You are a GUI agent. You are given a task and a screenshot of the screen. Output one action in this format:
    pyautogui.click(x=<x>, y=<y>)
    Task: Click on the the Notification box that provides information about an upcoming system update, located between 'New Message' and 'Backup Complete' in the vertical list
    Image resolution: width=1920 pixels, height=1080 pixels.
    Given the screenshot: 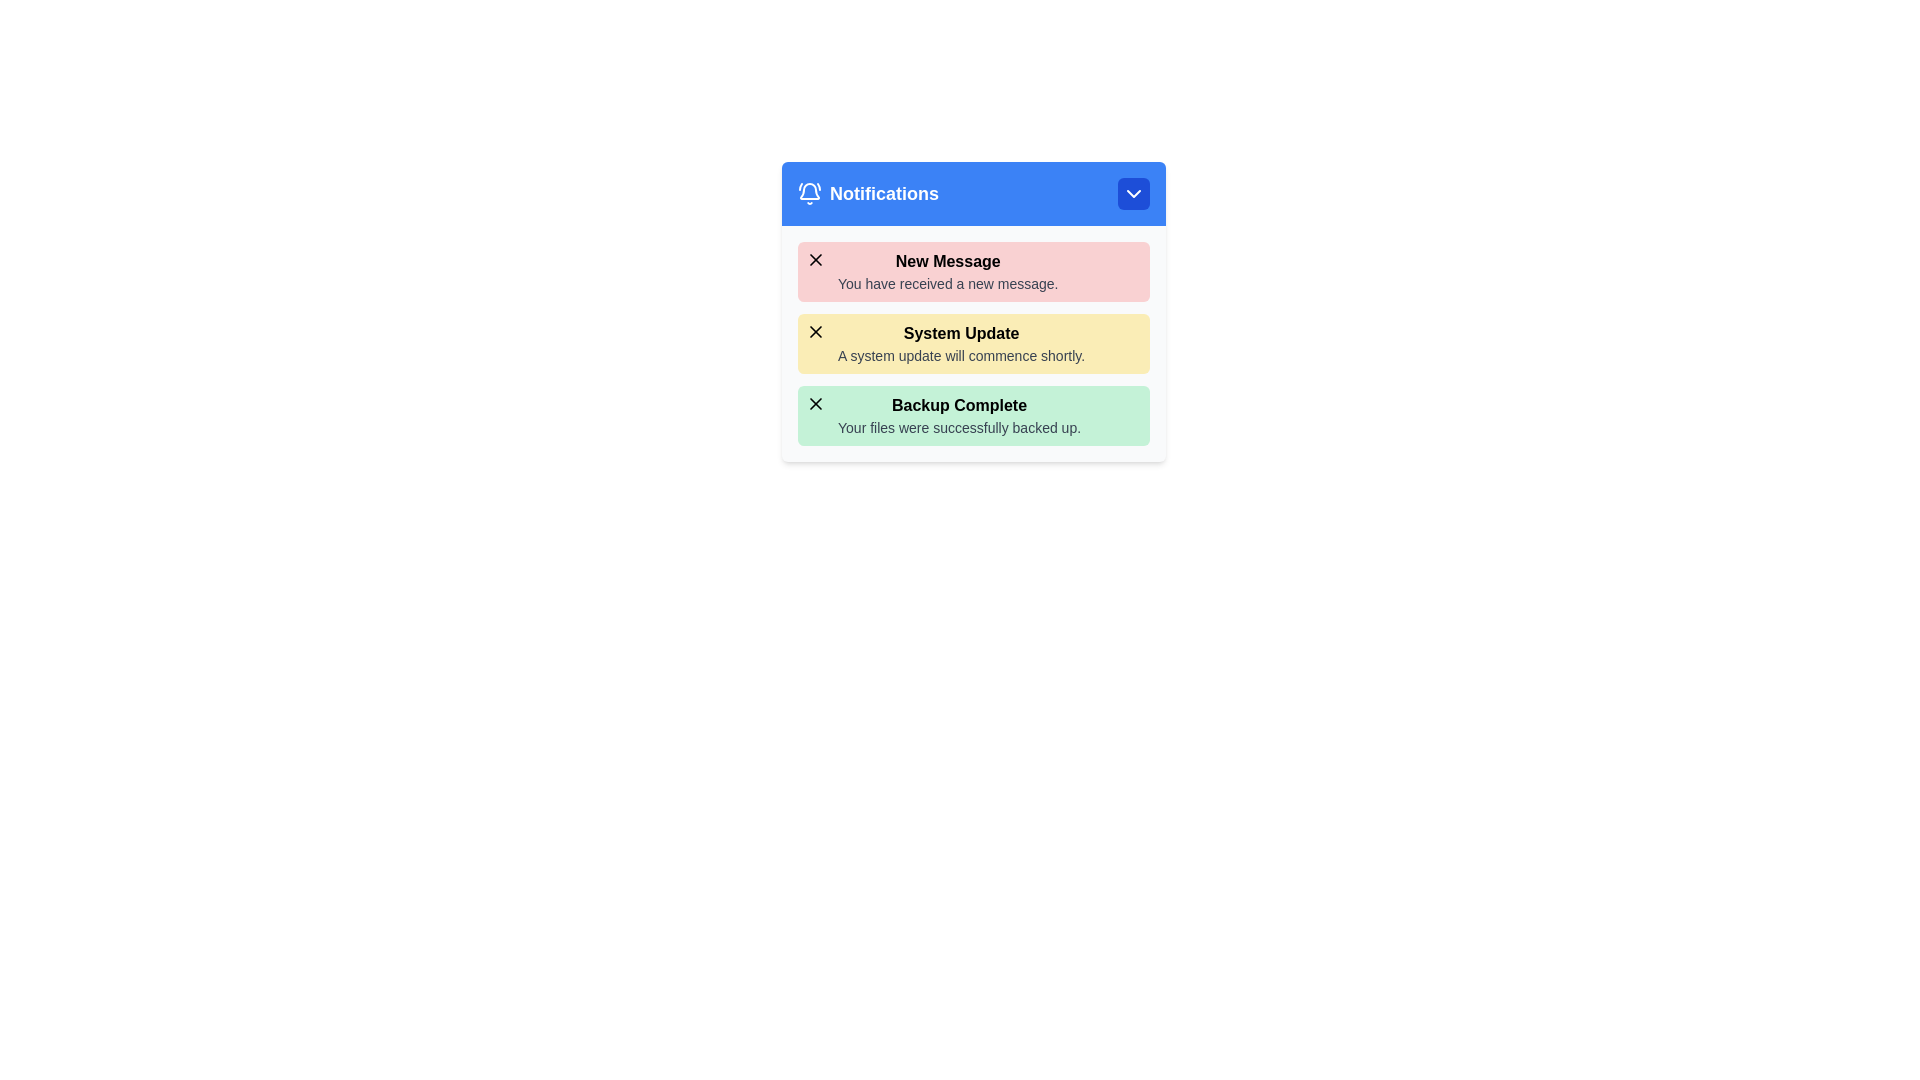 What is the action you would take?
    pyautogui.click(x=974, y=342)
    